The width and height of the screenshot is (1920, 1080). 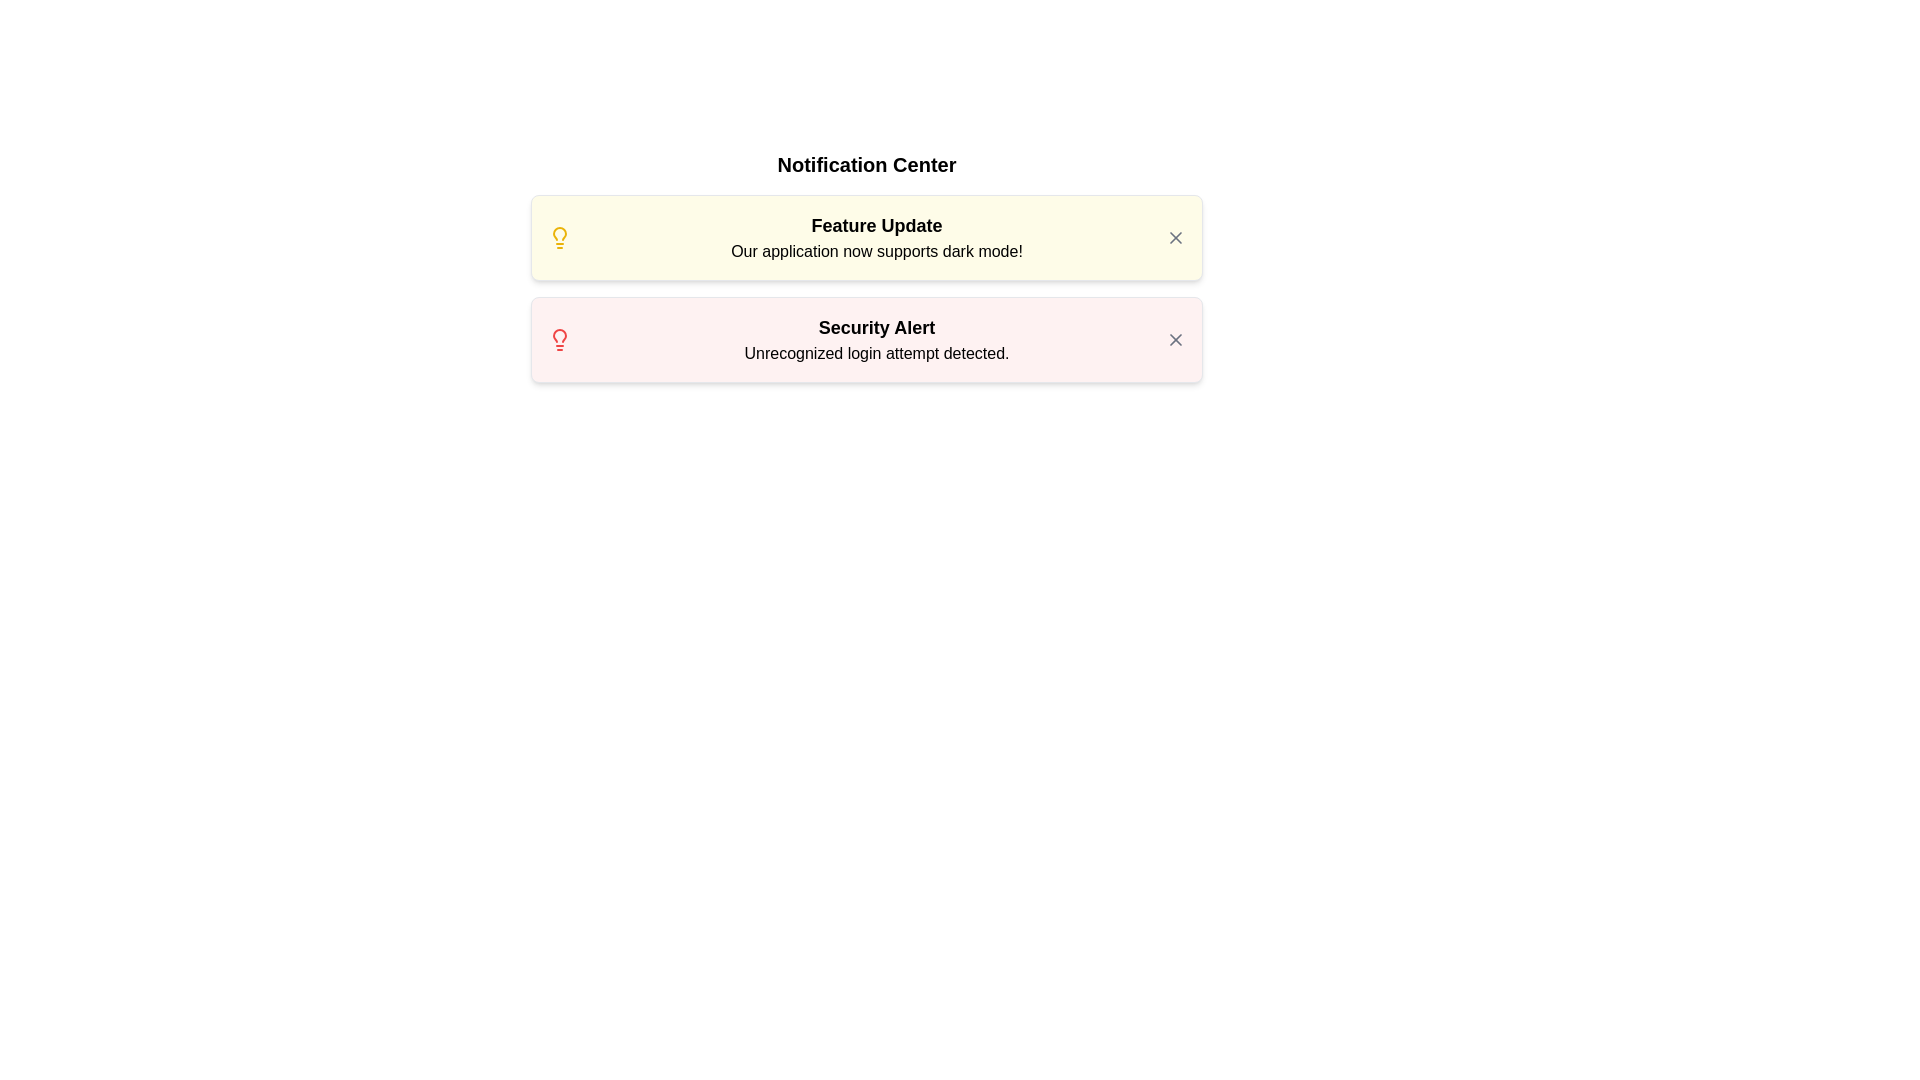 I want to click on text displayed in the Text Display component that shows 'Our application now supports dark mode!' which is located in the notification center layout, so click(x=877, y=250).